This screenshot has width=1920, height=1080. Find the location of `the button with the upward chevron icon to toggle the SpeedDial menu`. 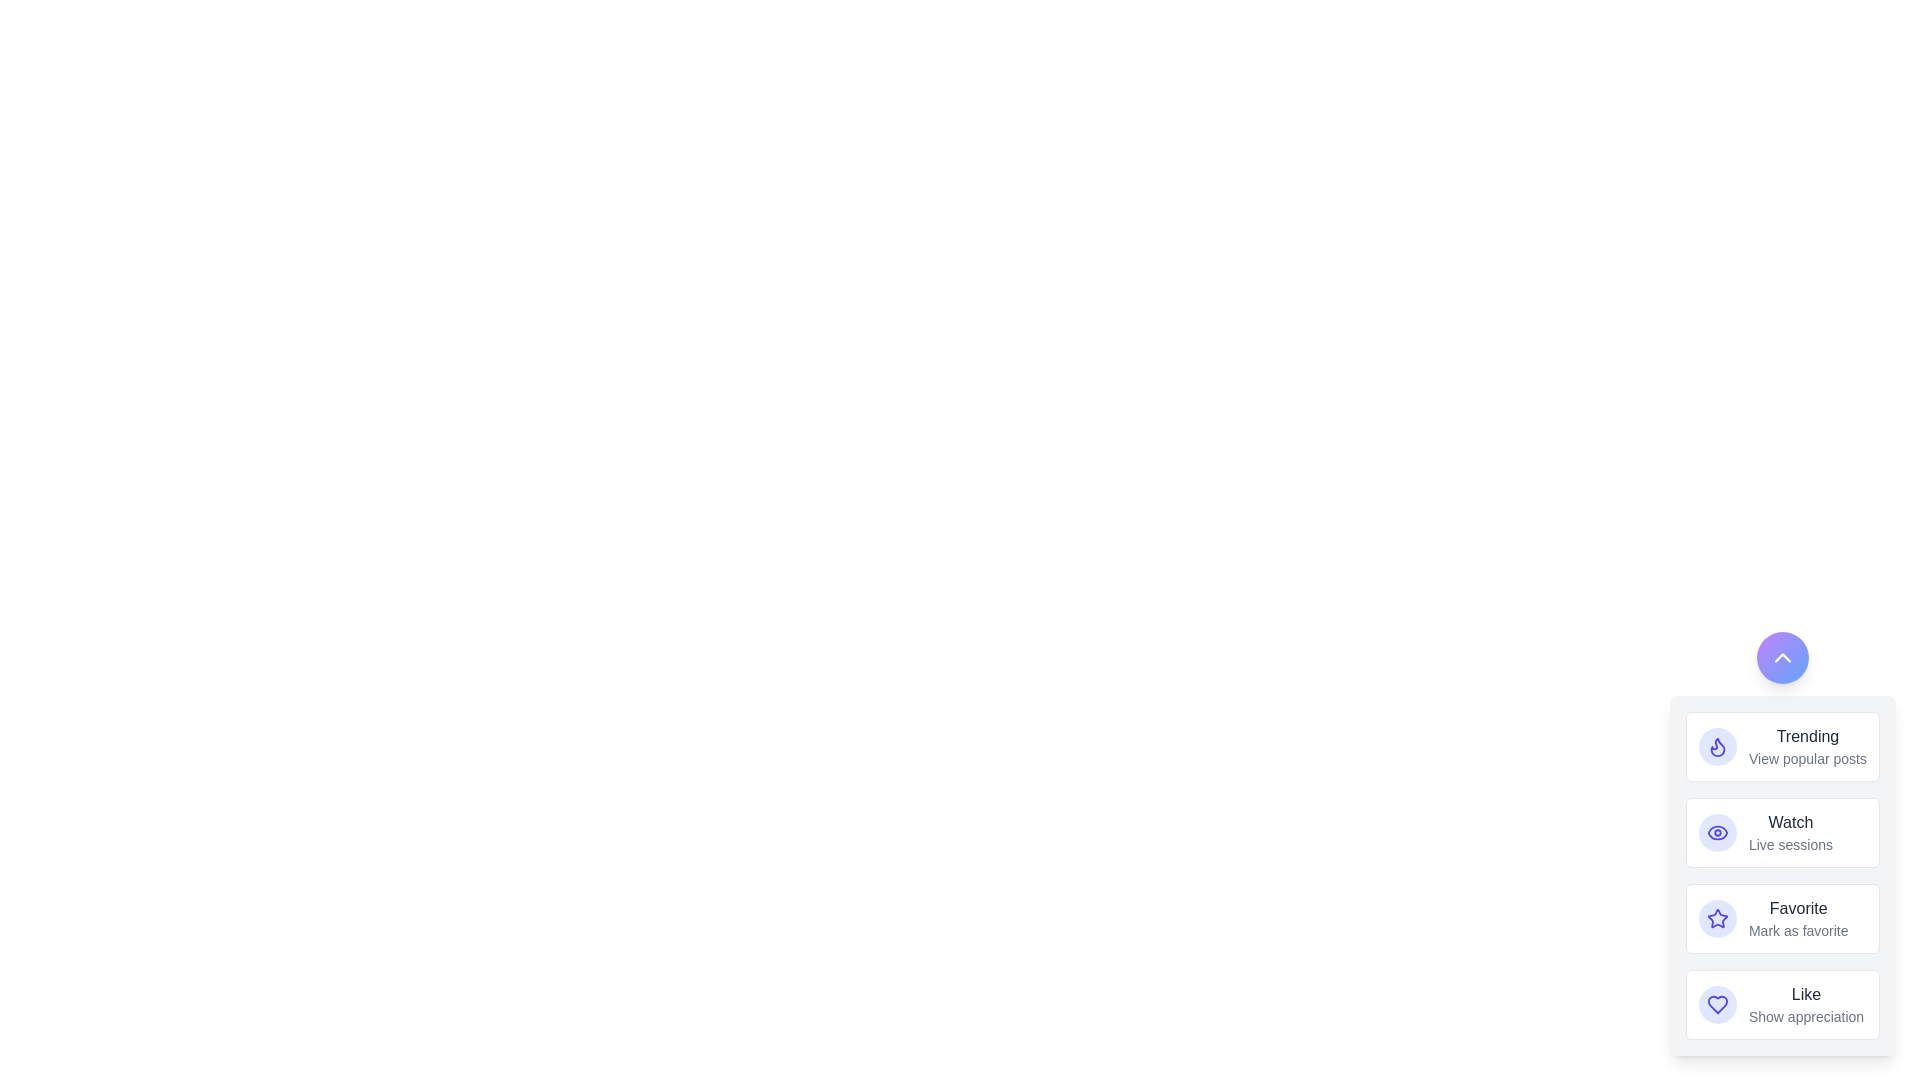

the button with the upward chevron icon to toggle the SpeedDial menu is located at coordinates (1782, 658).